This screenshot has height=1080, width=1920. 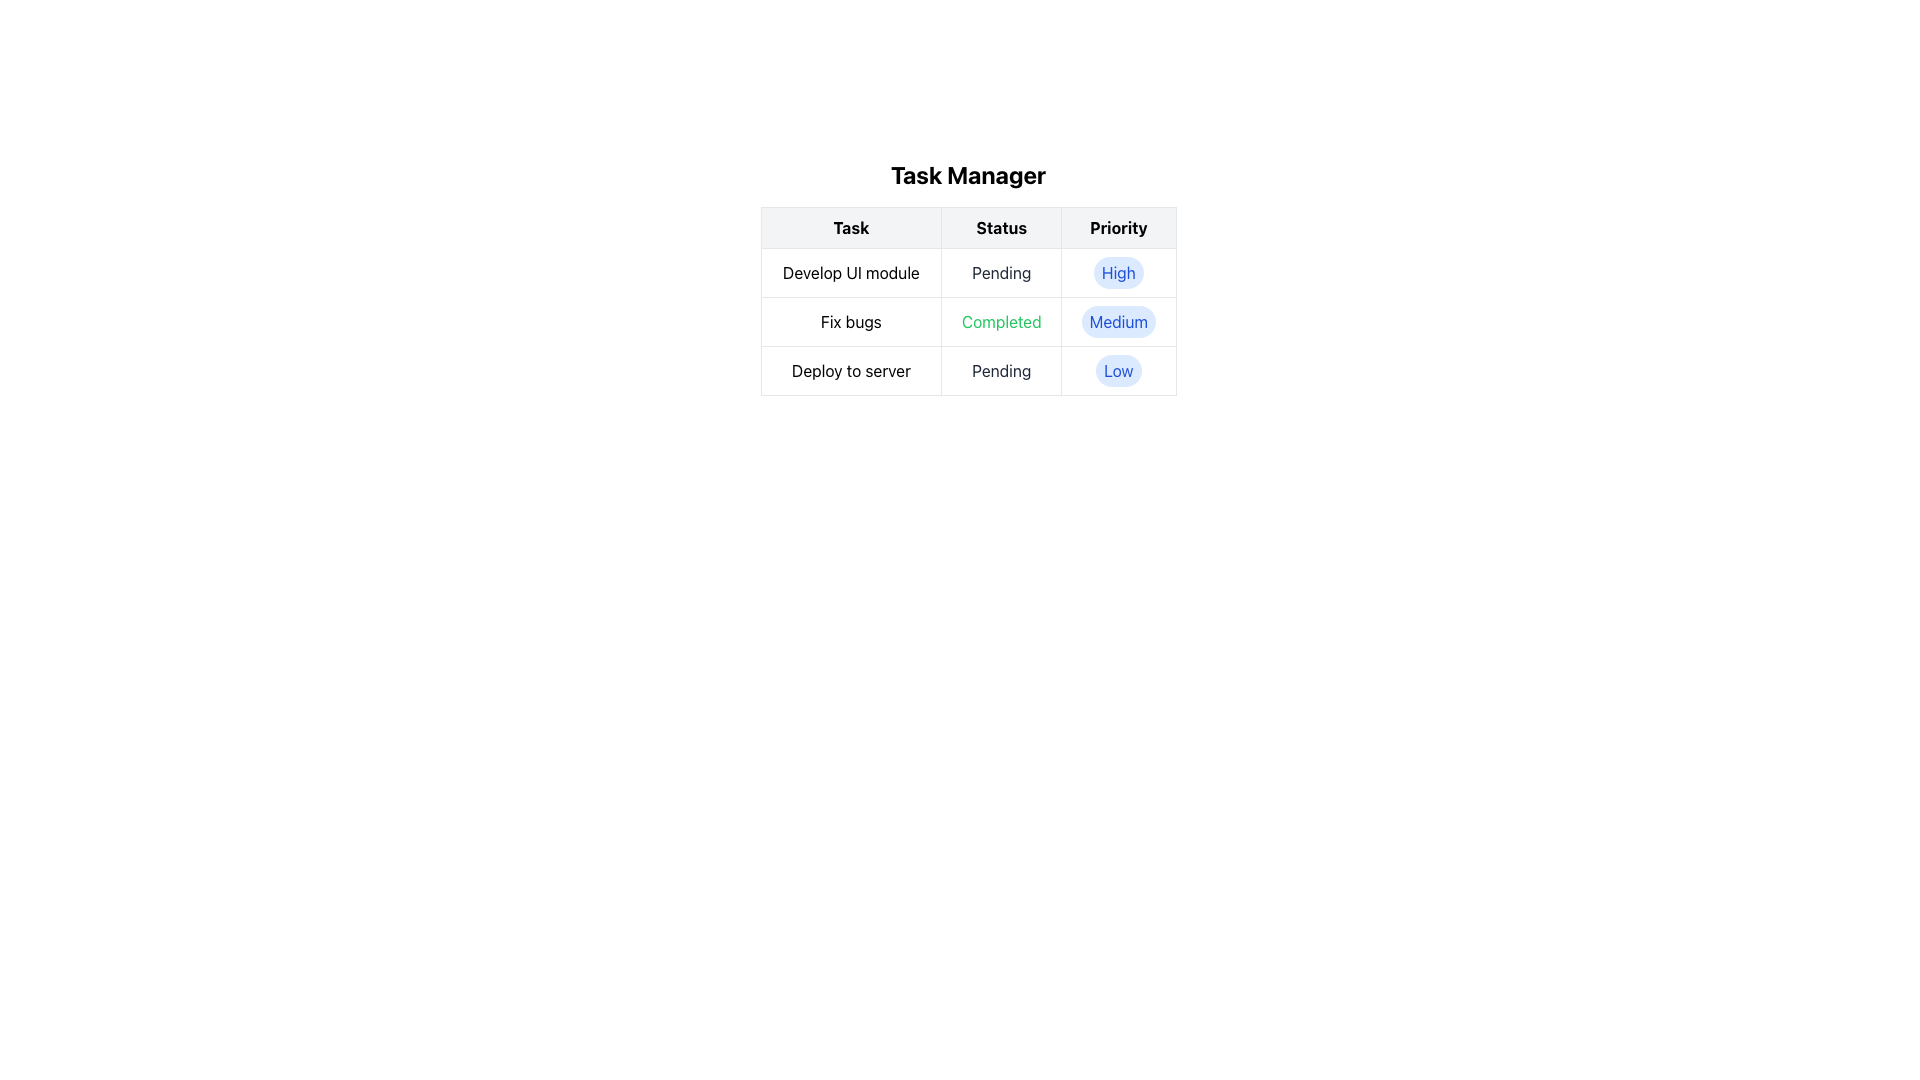 I want to click on the second row in the task manager table that details the task 'Fix bugs', which is located between 'Develop UI module' and 'Deploy to server', so click(x=968, y=320).